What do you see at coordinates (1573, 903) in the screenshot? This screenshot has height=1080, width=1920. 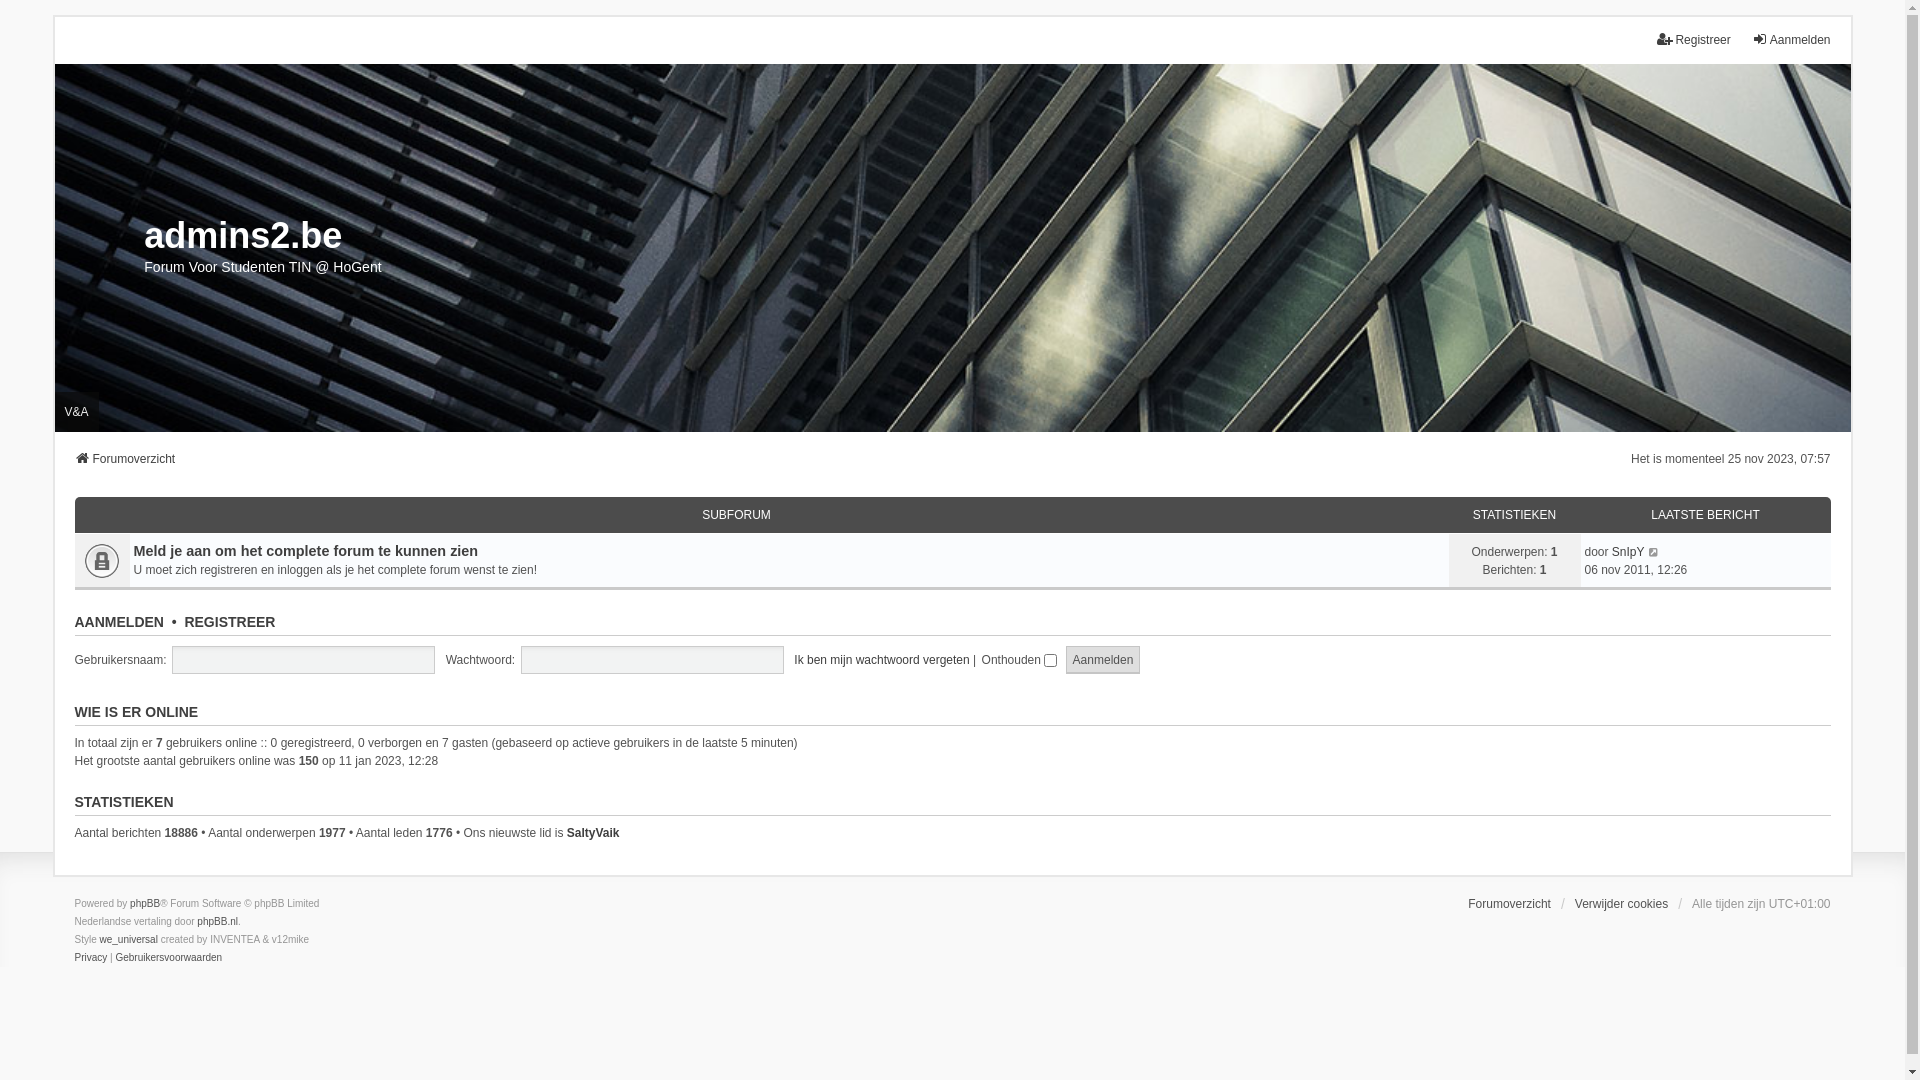 I see `'Verwijder cookies'` at bounding box center [1573, 903].